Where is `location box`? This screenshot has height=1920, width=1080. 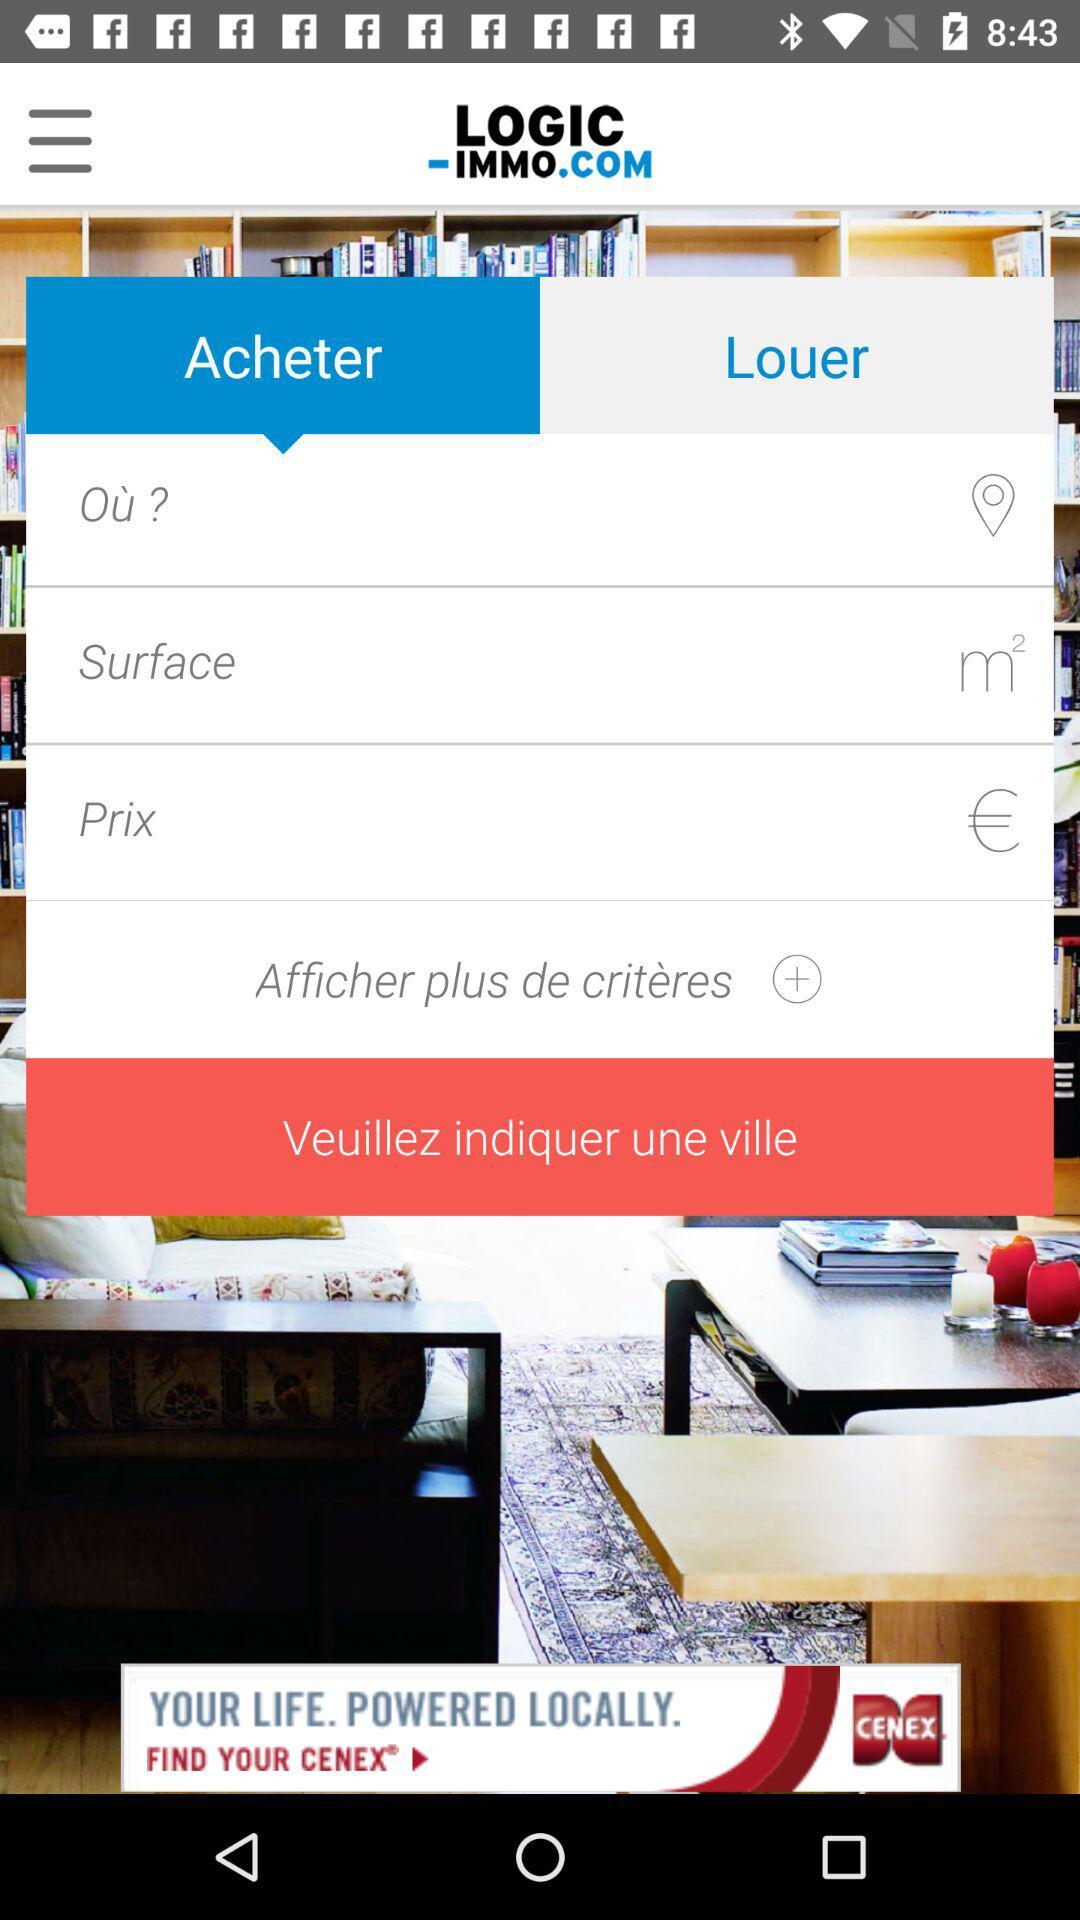
location box is located at coordinates (582, 502).